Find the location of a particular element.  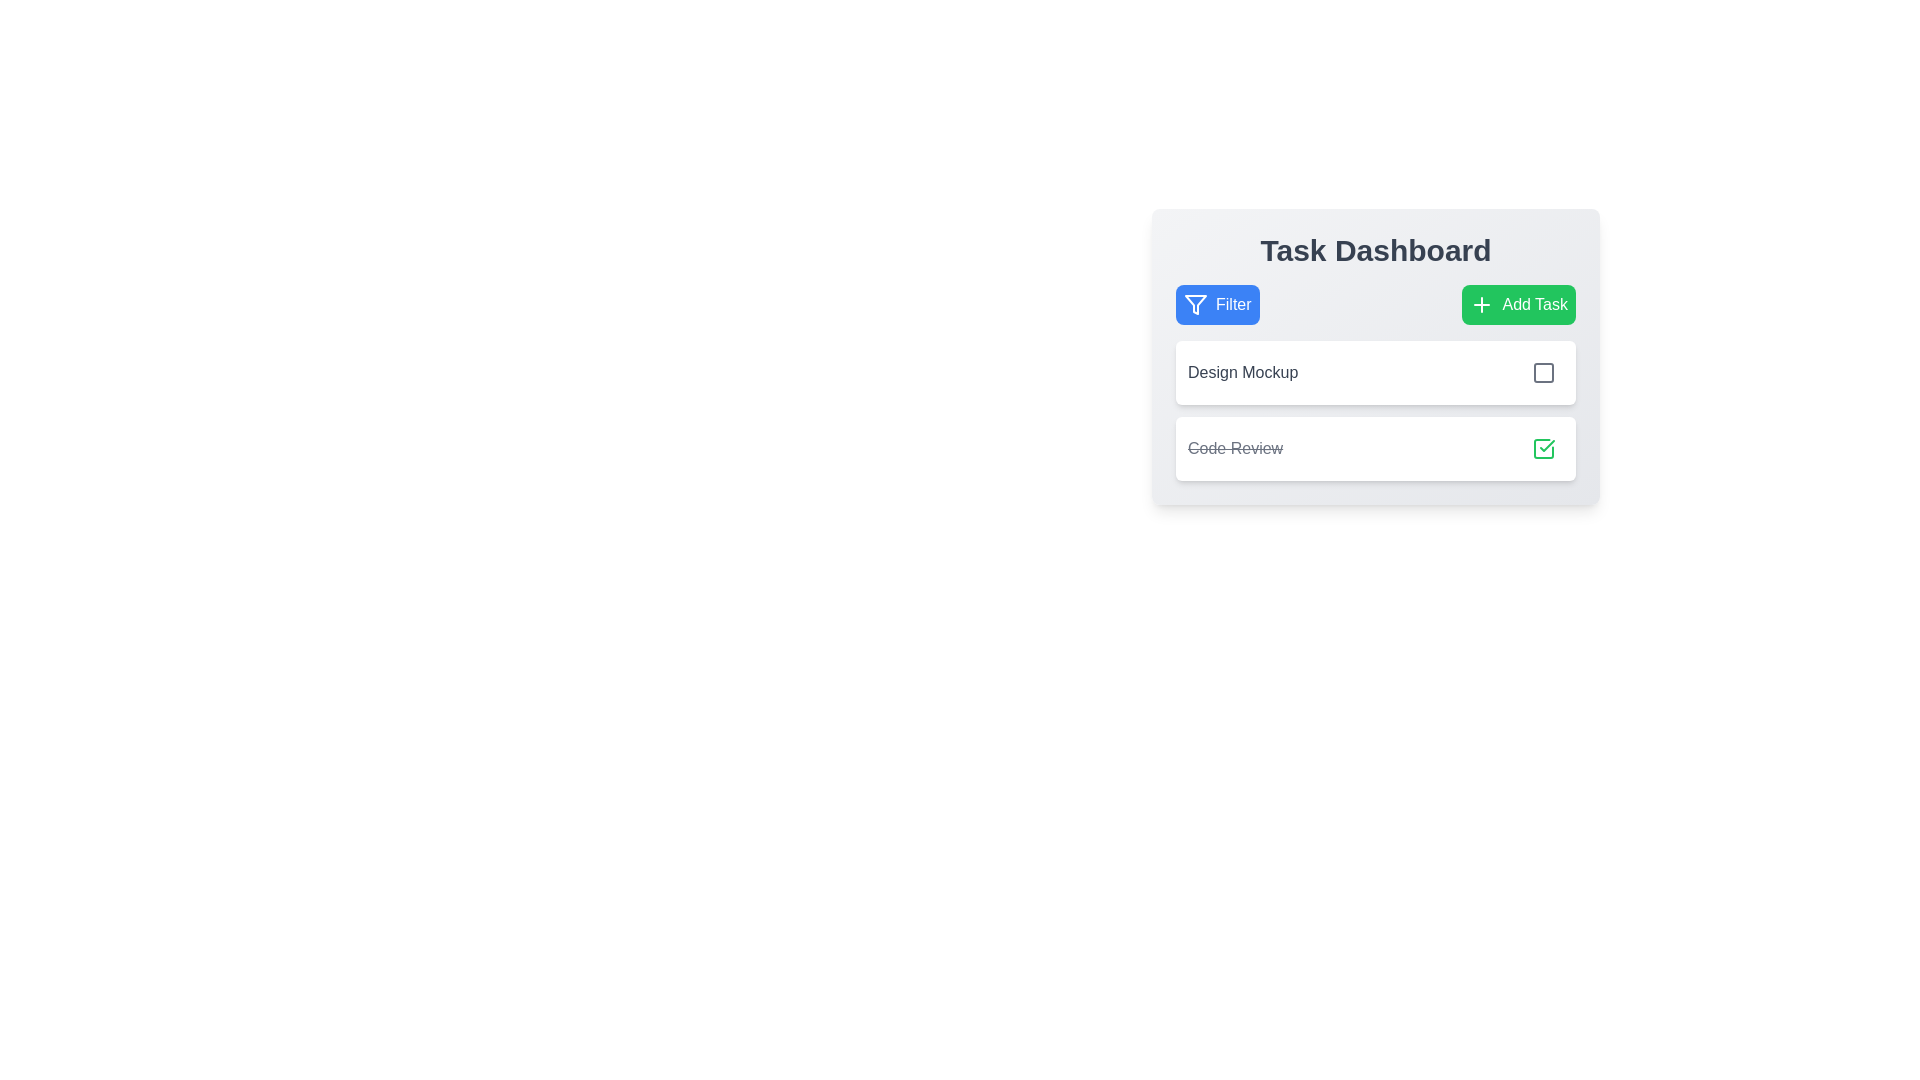

the green square icon with a check mark beside the 'Code Review' text is located at coordinates (1543, 447).